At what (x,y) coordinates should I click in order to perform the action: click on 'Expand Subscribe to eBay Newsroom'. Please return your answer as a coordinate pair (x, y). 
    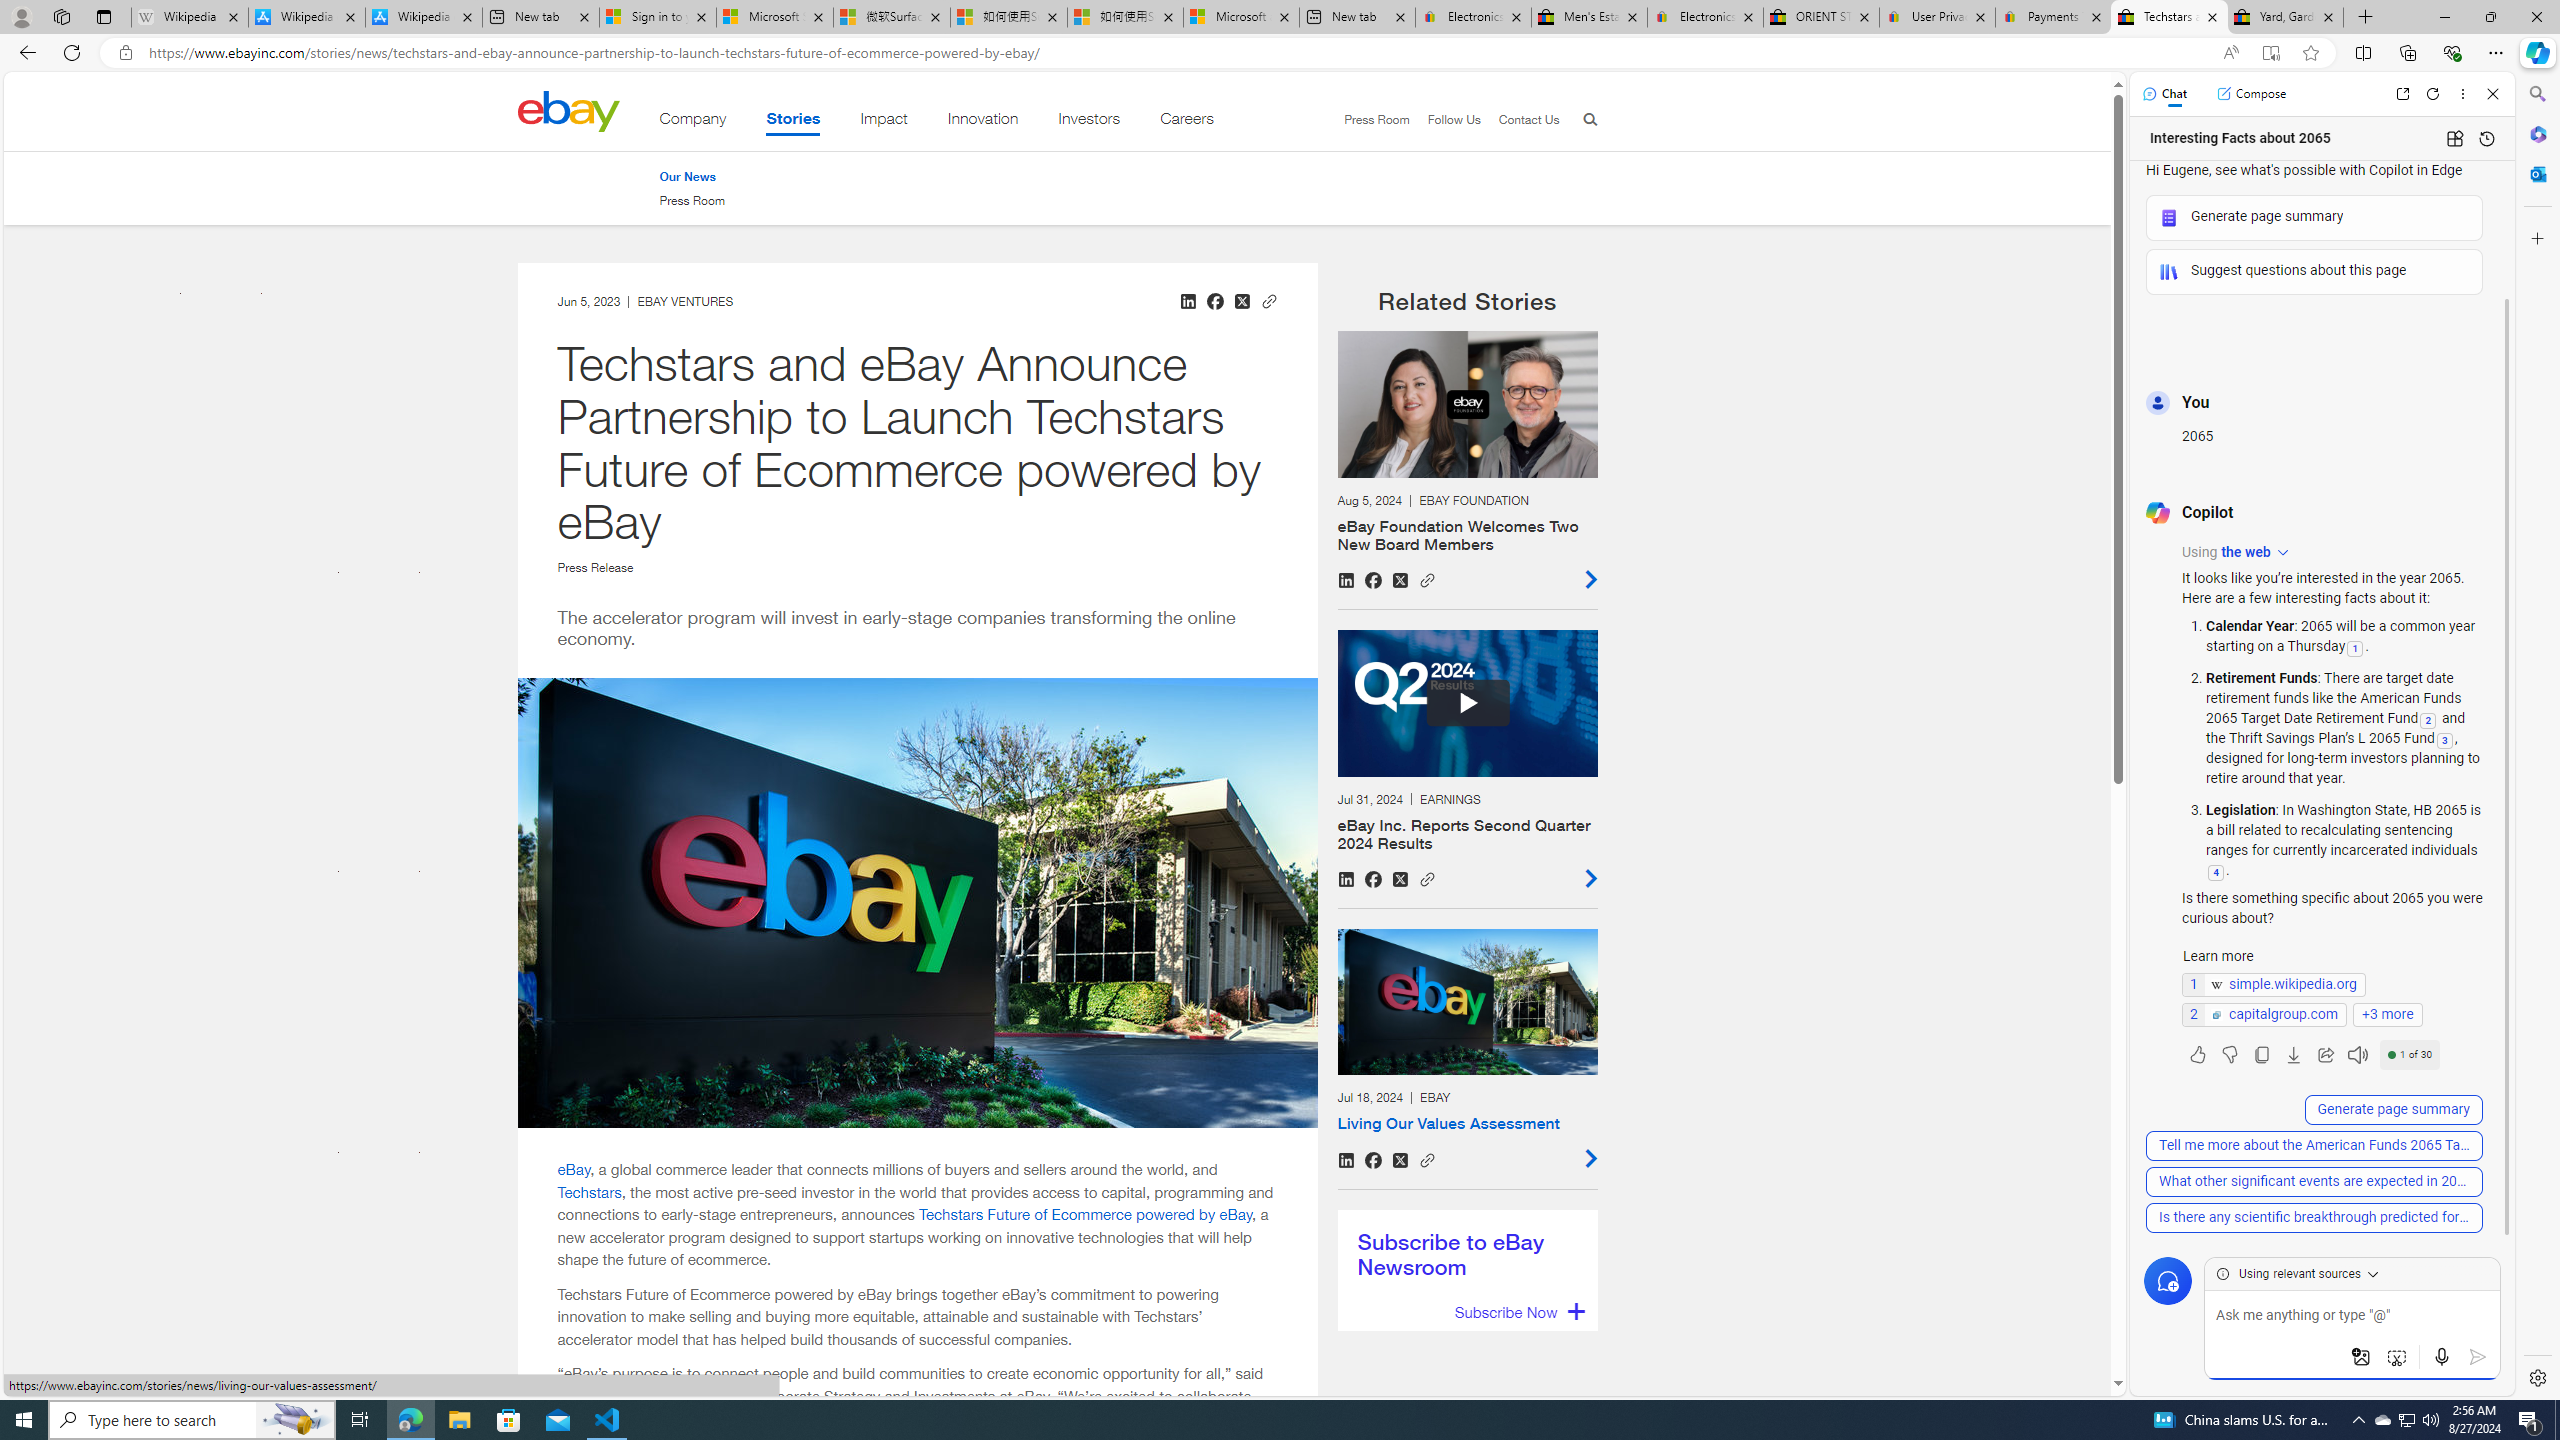
    Looking at the image, I should click on (1517, 1310).